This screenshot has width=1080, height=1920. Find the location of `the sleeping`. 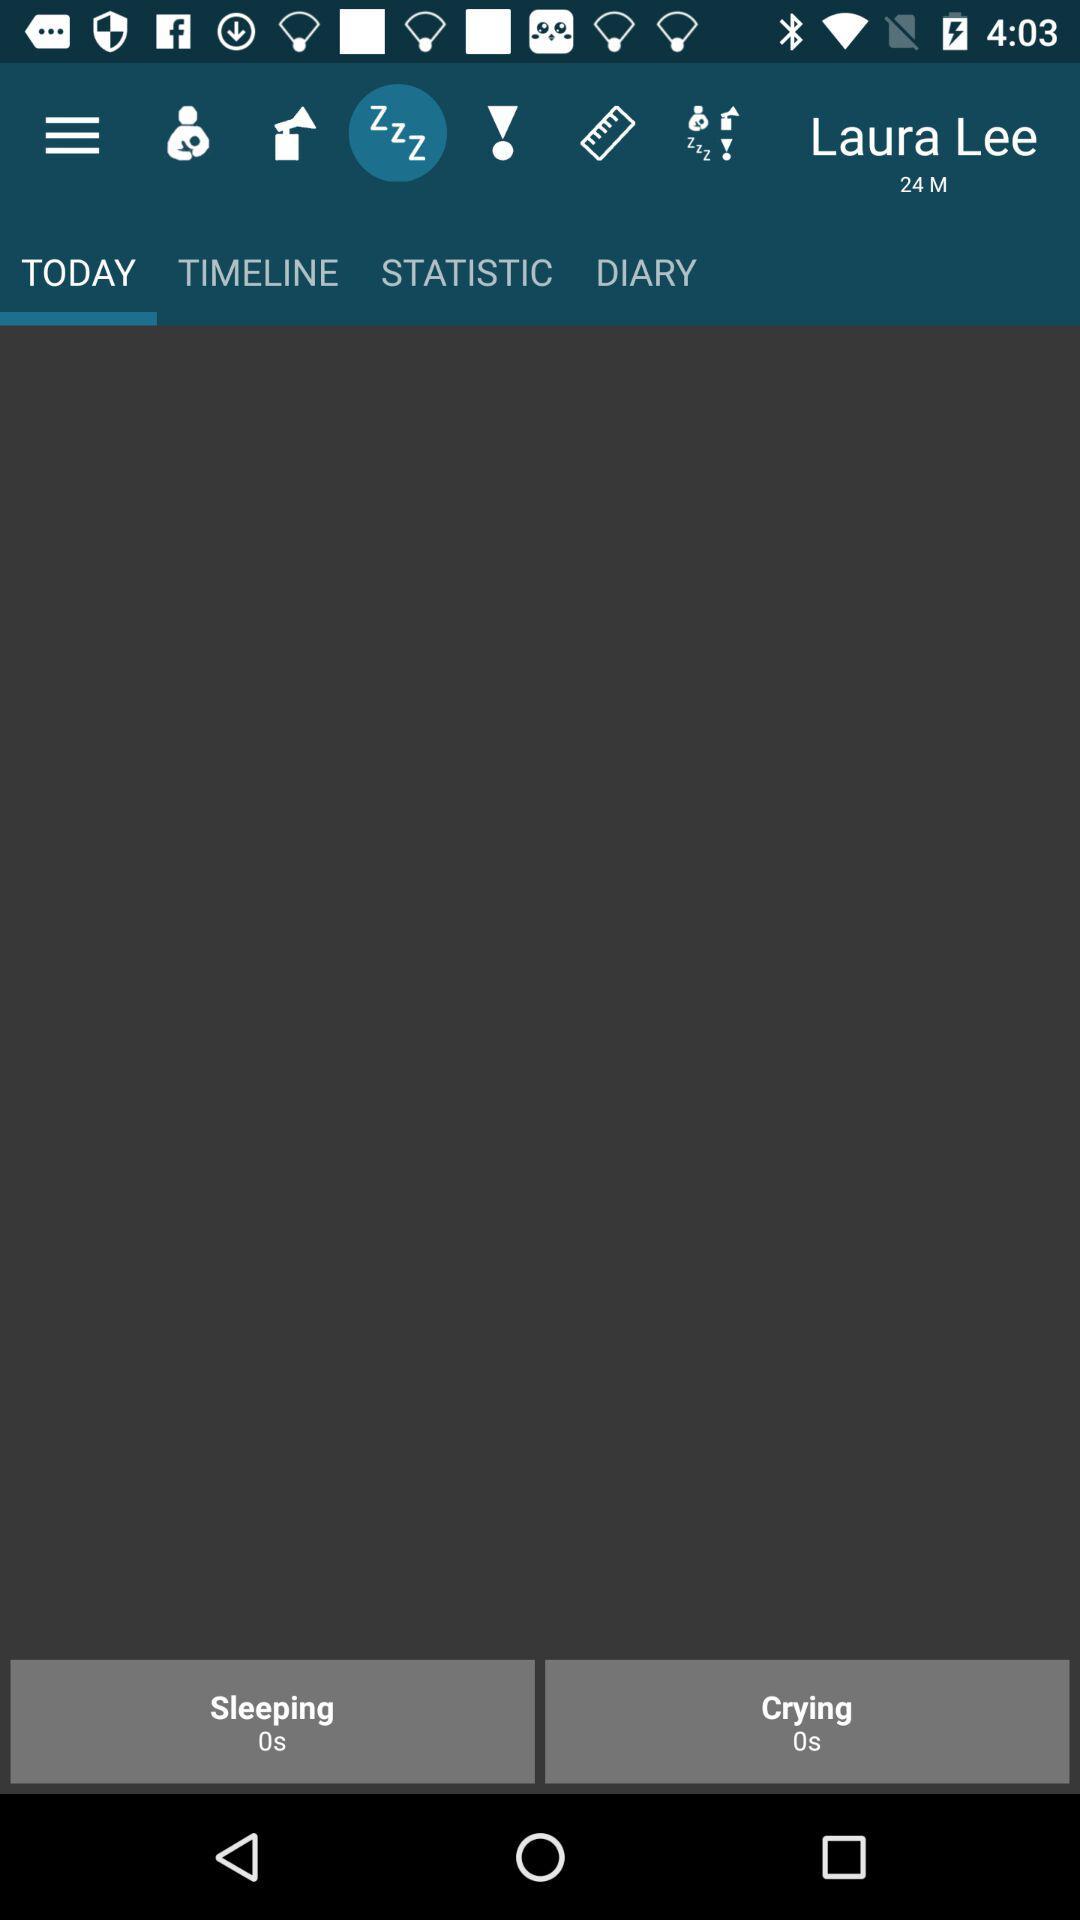

the sleeping is located at coordinates (272, 1720).